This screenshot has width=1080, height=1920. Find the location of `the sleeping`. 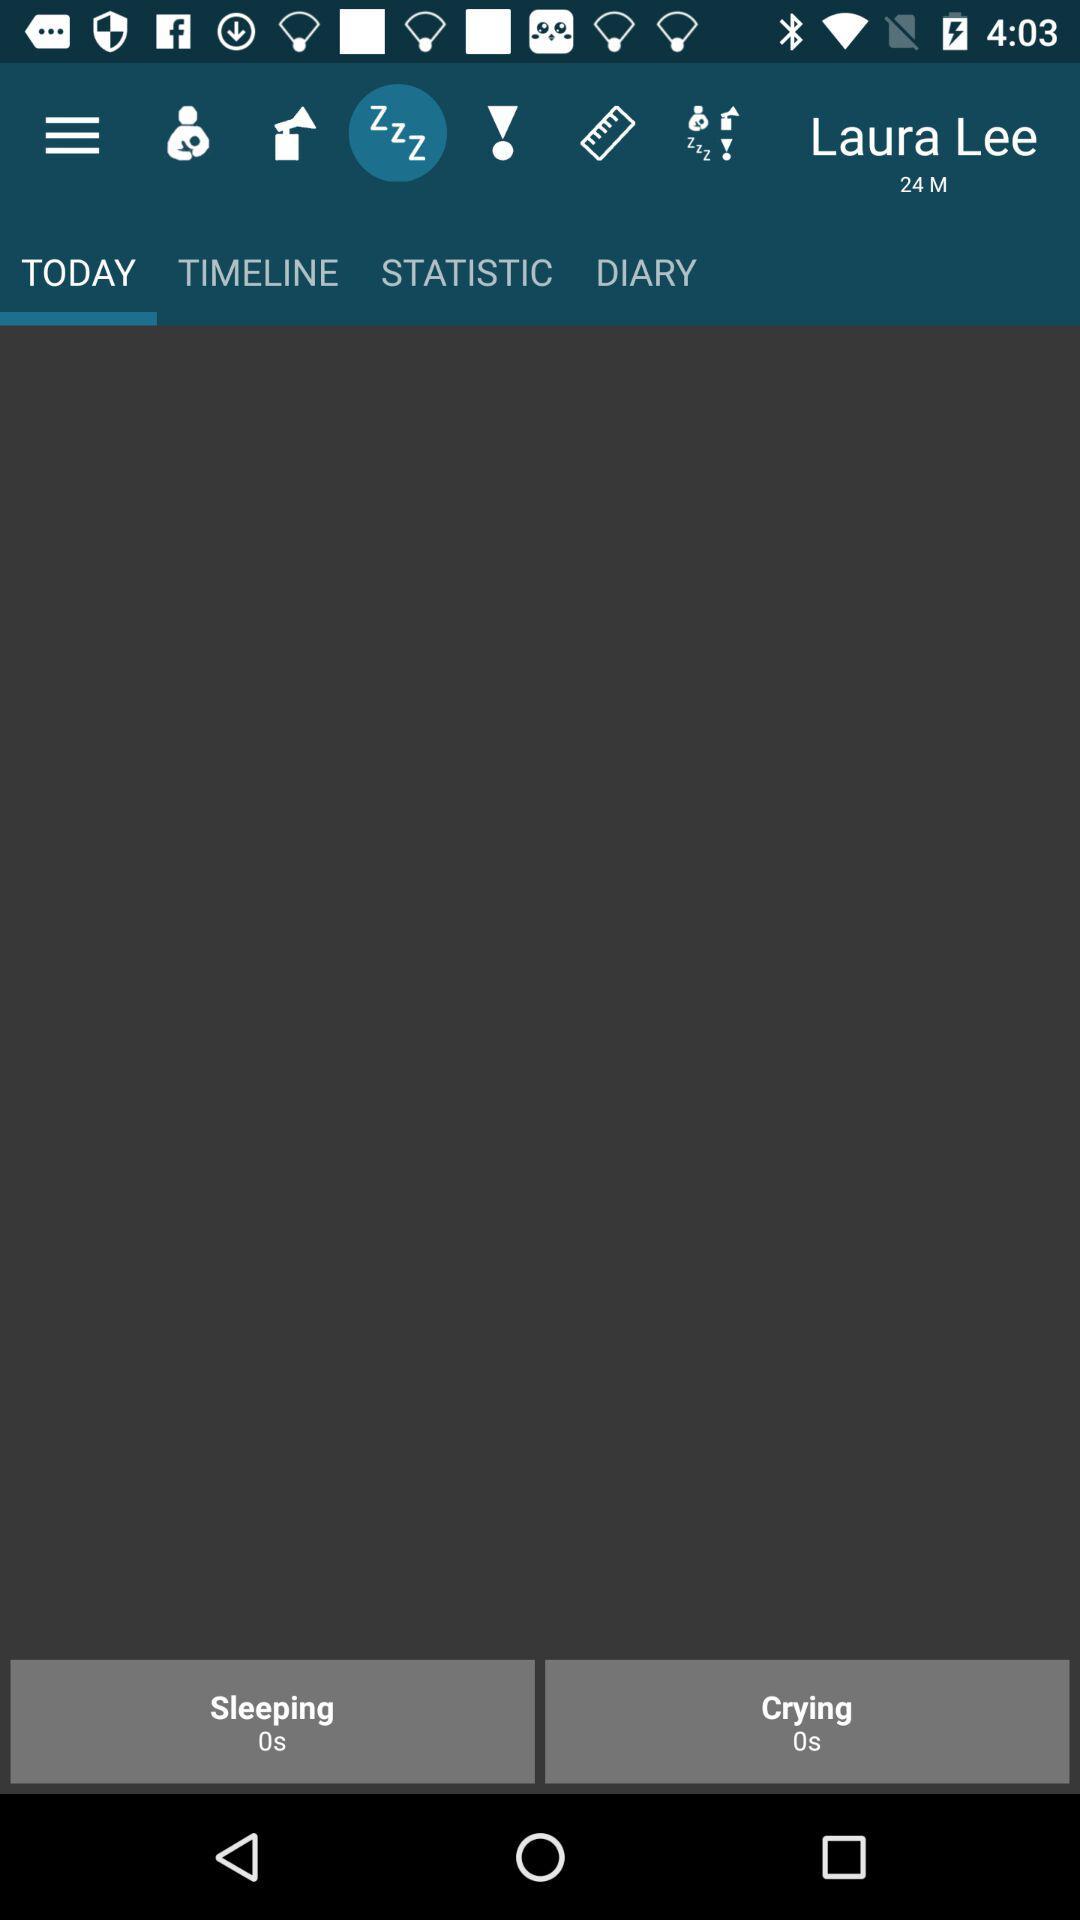

the sleeping is located at coordinates (272, 1720).